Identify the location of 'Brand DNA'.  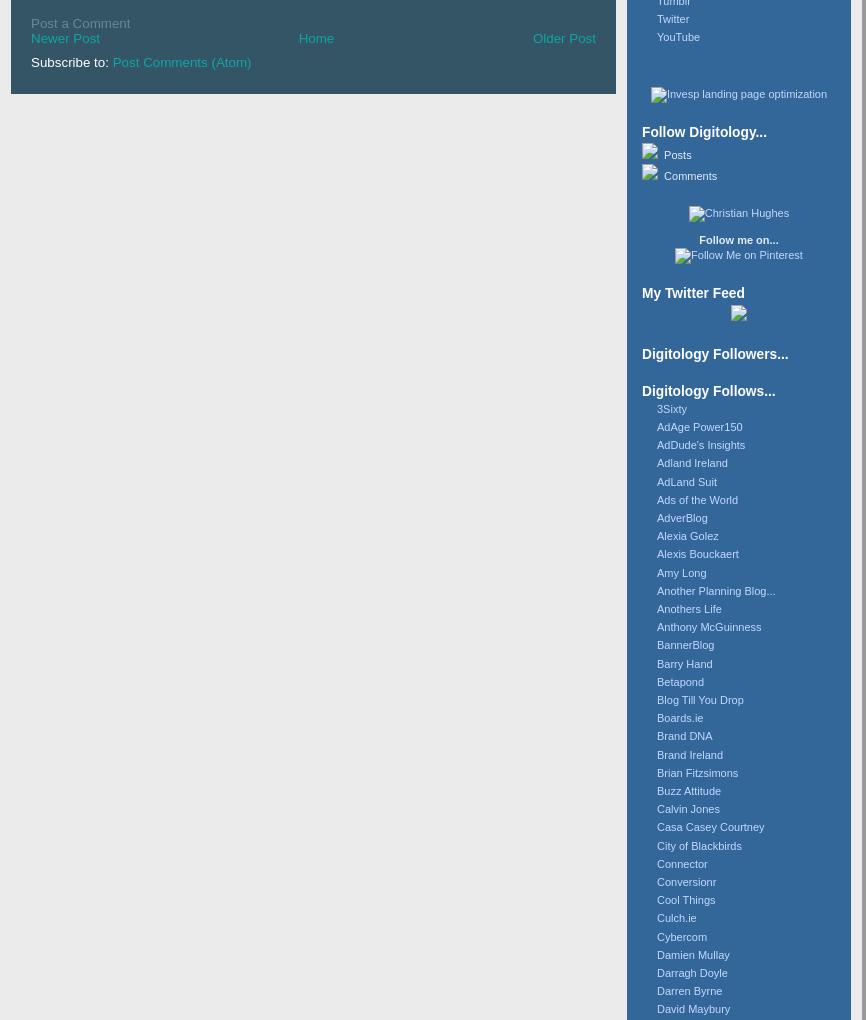
(683, 736).